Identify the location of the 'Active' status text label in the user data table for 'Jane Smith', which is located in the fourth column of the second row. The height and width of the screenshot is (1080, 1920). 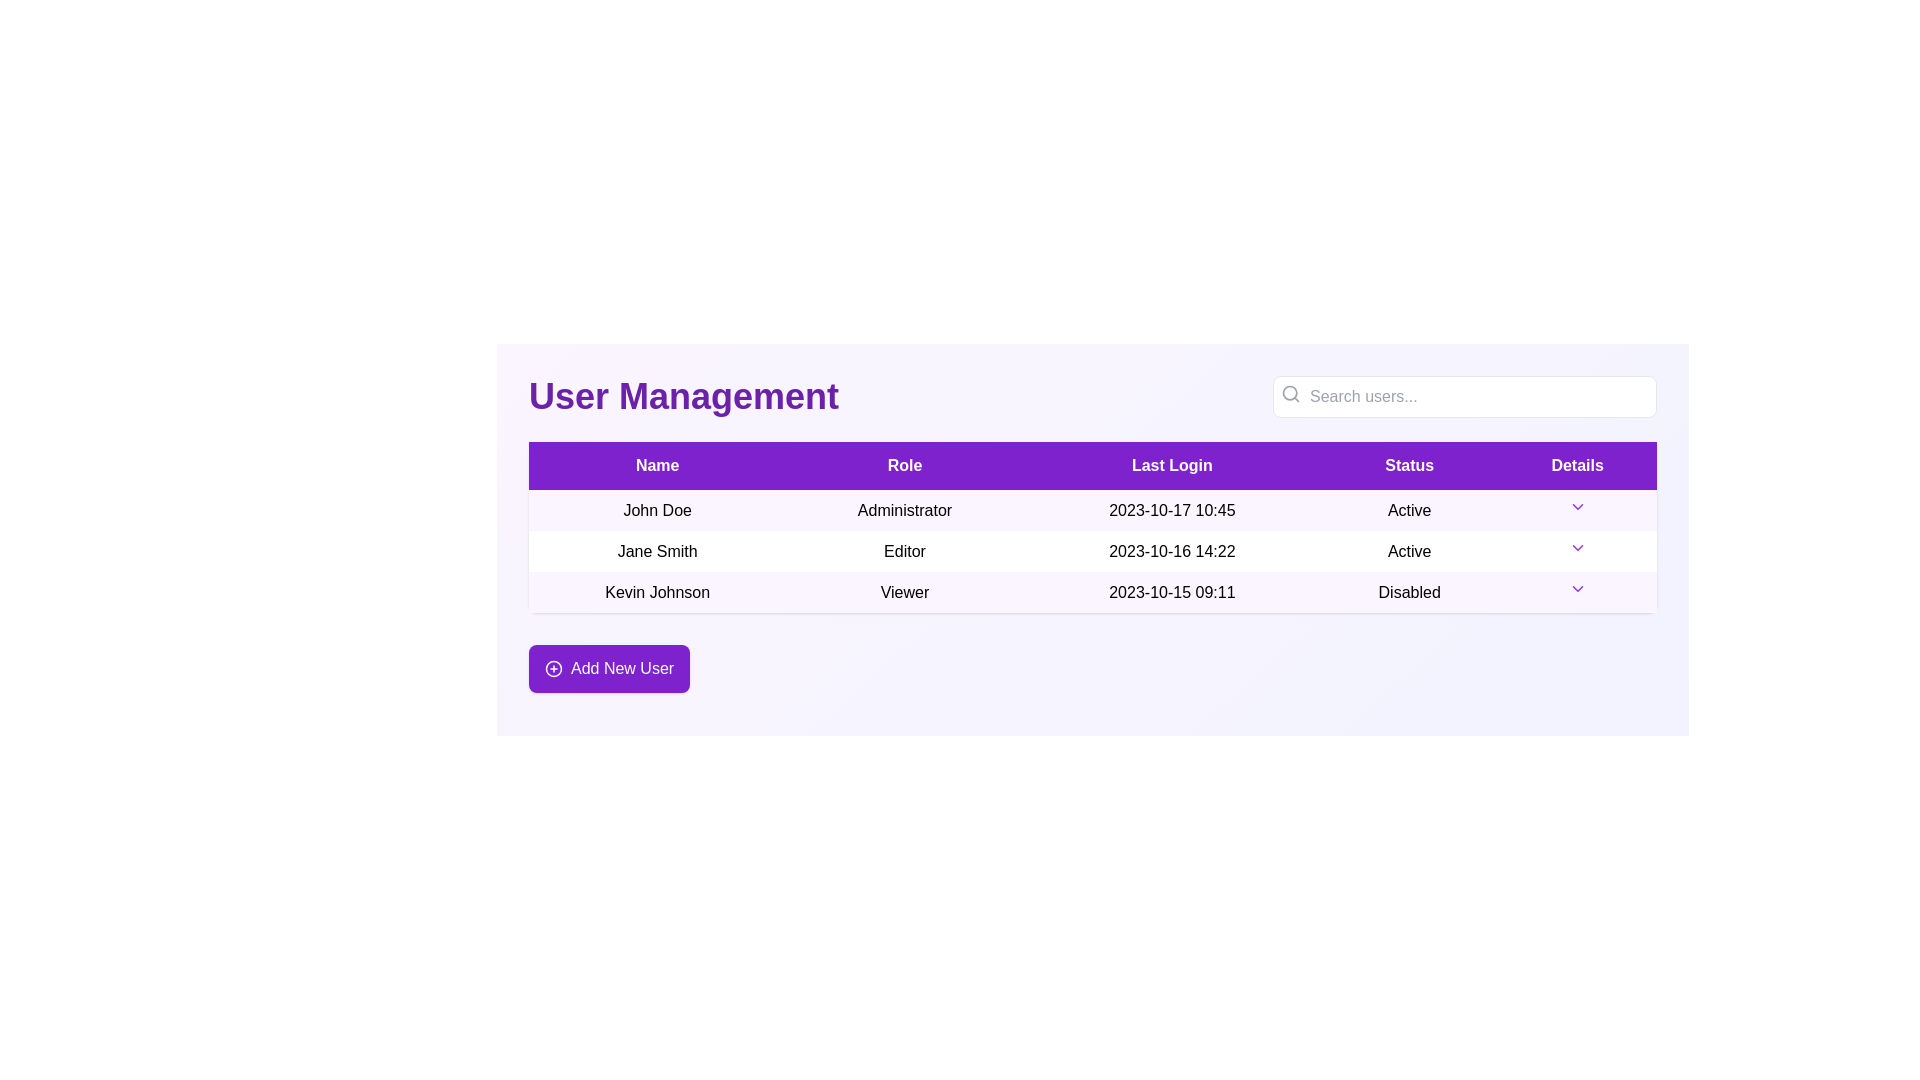
(1408, 551).